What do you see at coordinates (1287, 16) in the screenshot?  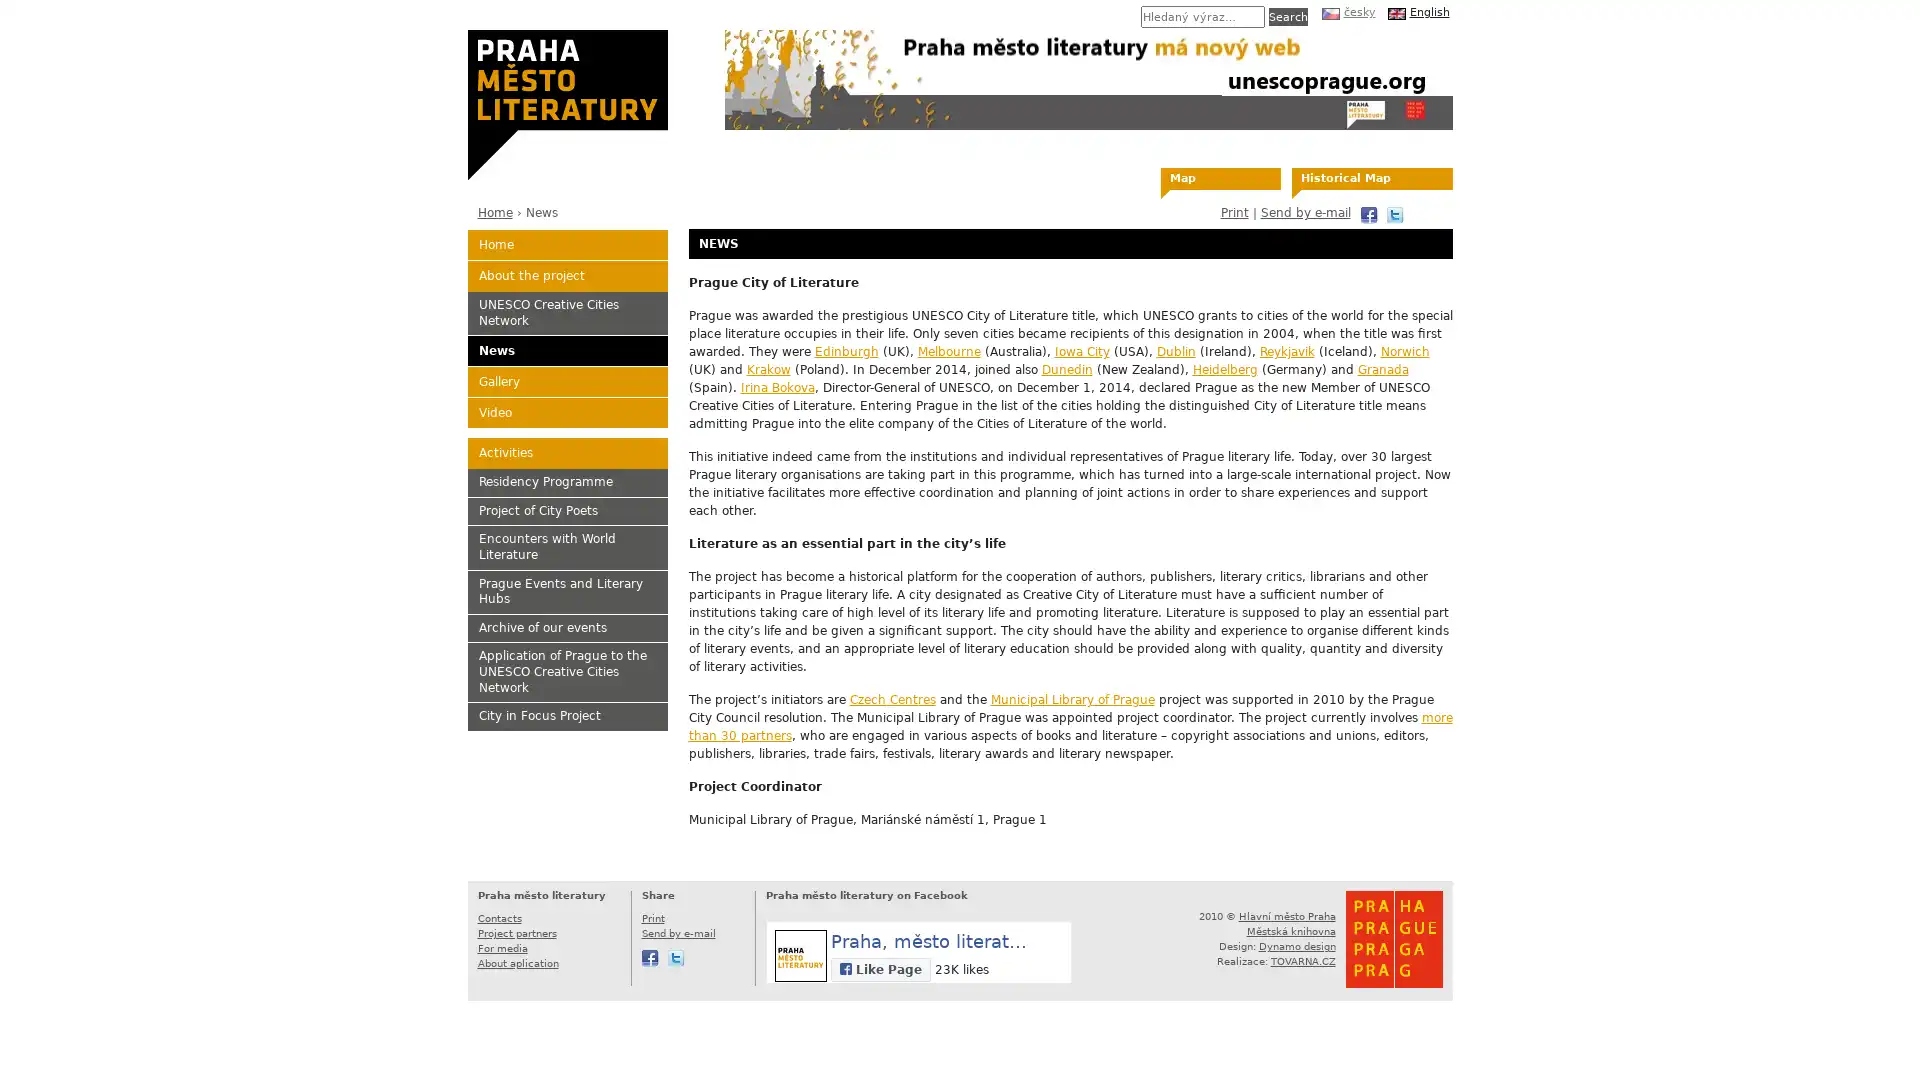 I see `Search` at bounding box center [1287, 16].